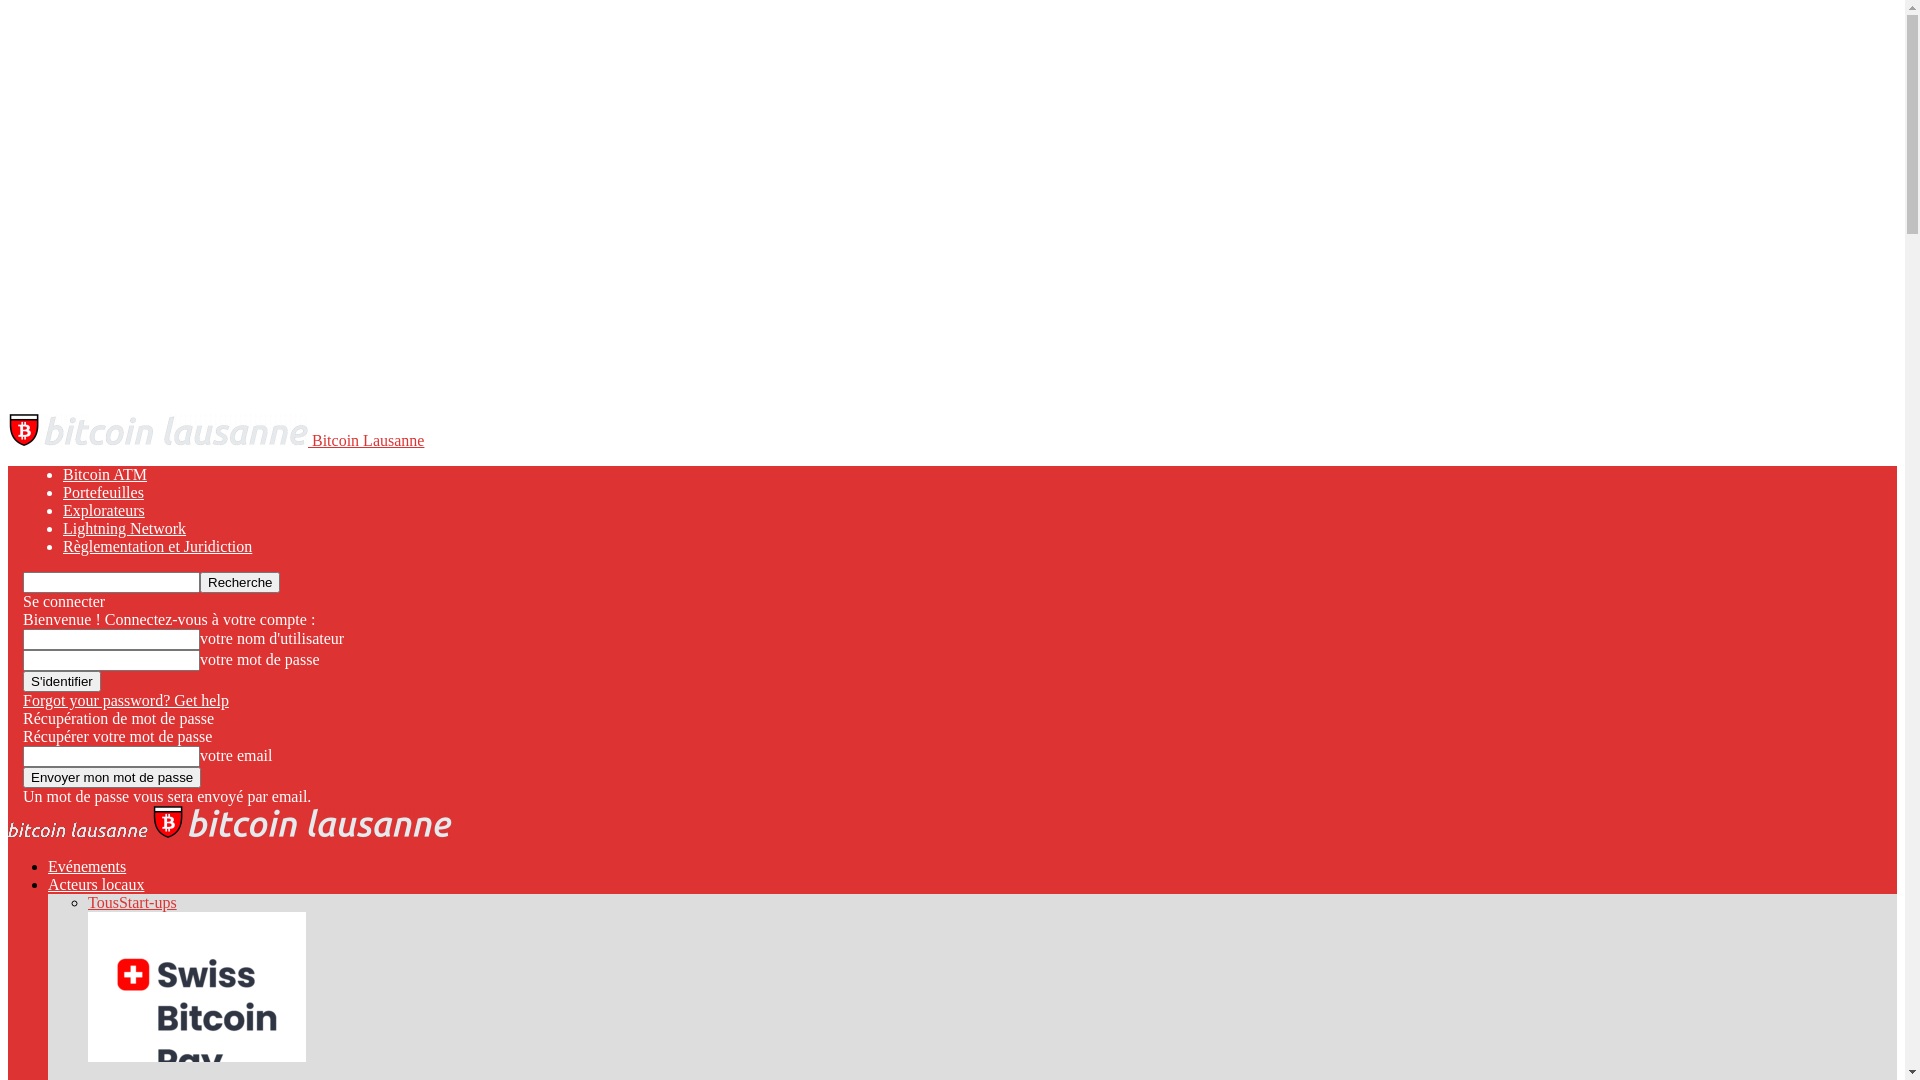 The image size is (1920, 1080). What do you see at coordinates (147, 902) in the screenshot?
I see `'Start-ups'` at bounding box center [147, 902].